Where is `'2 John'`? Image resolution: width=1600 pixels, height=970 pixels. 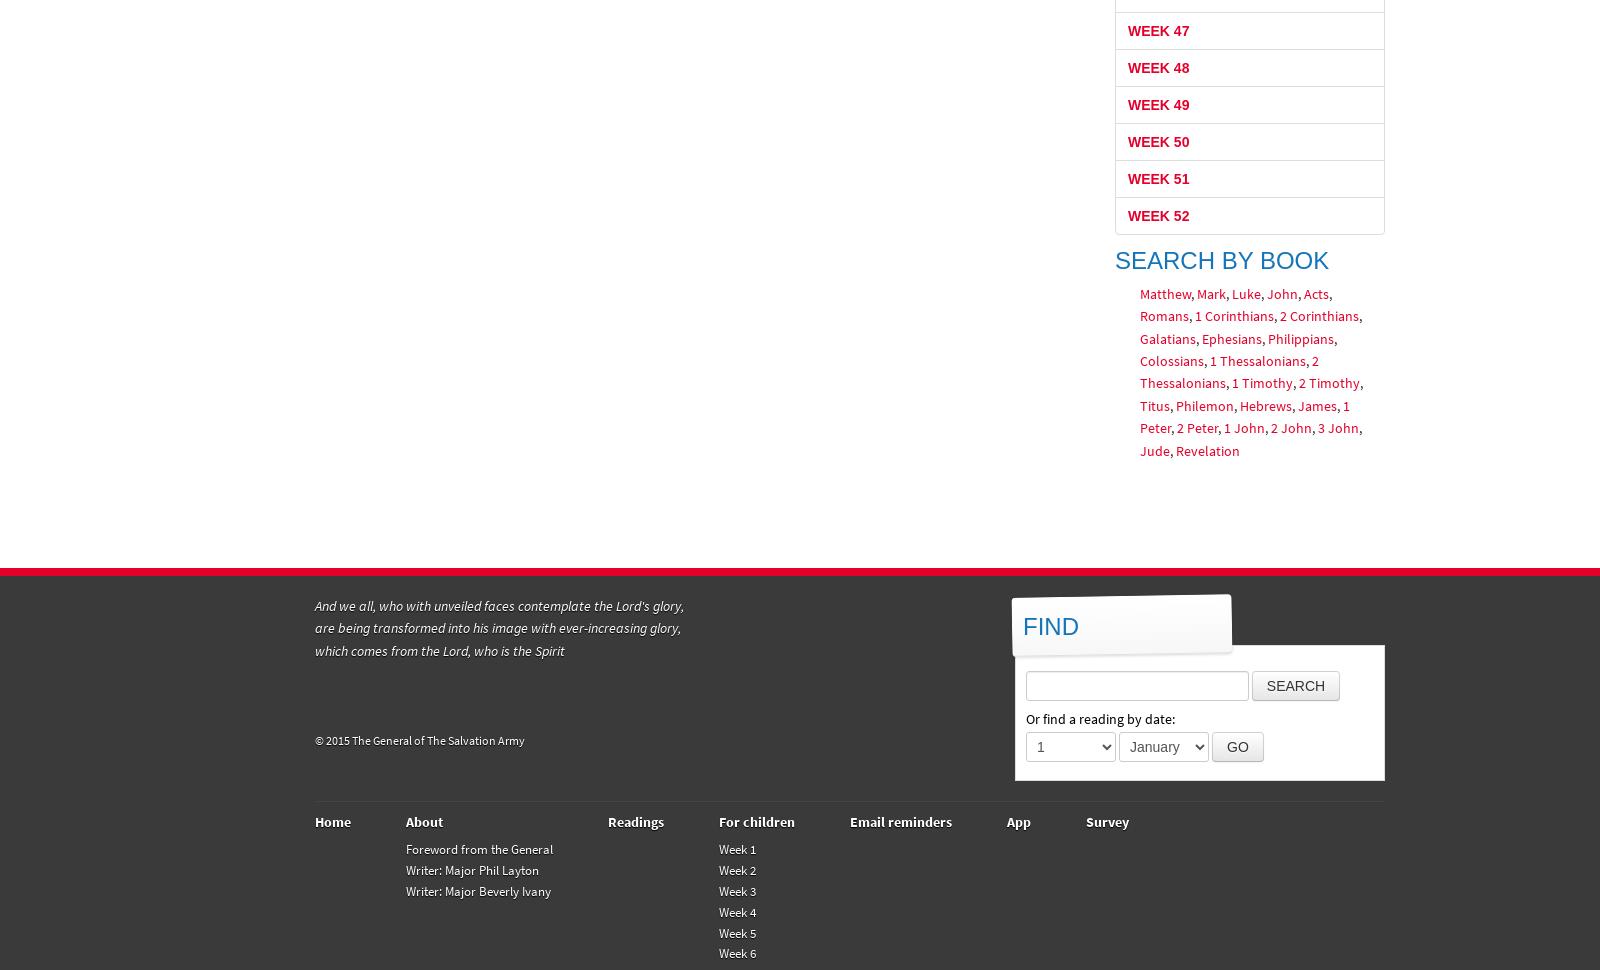
'2 John' is located at coordinates (1268, 428).